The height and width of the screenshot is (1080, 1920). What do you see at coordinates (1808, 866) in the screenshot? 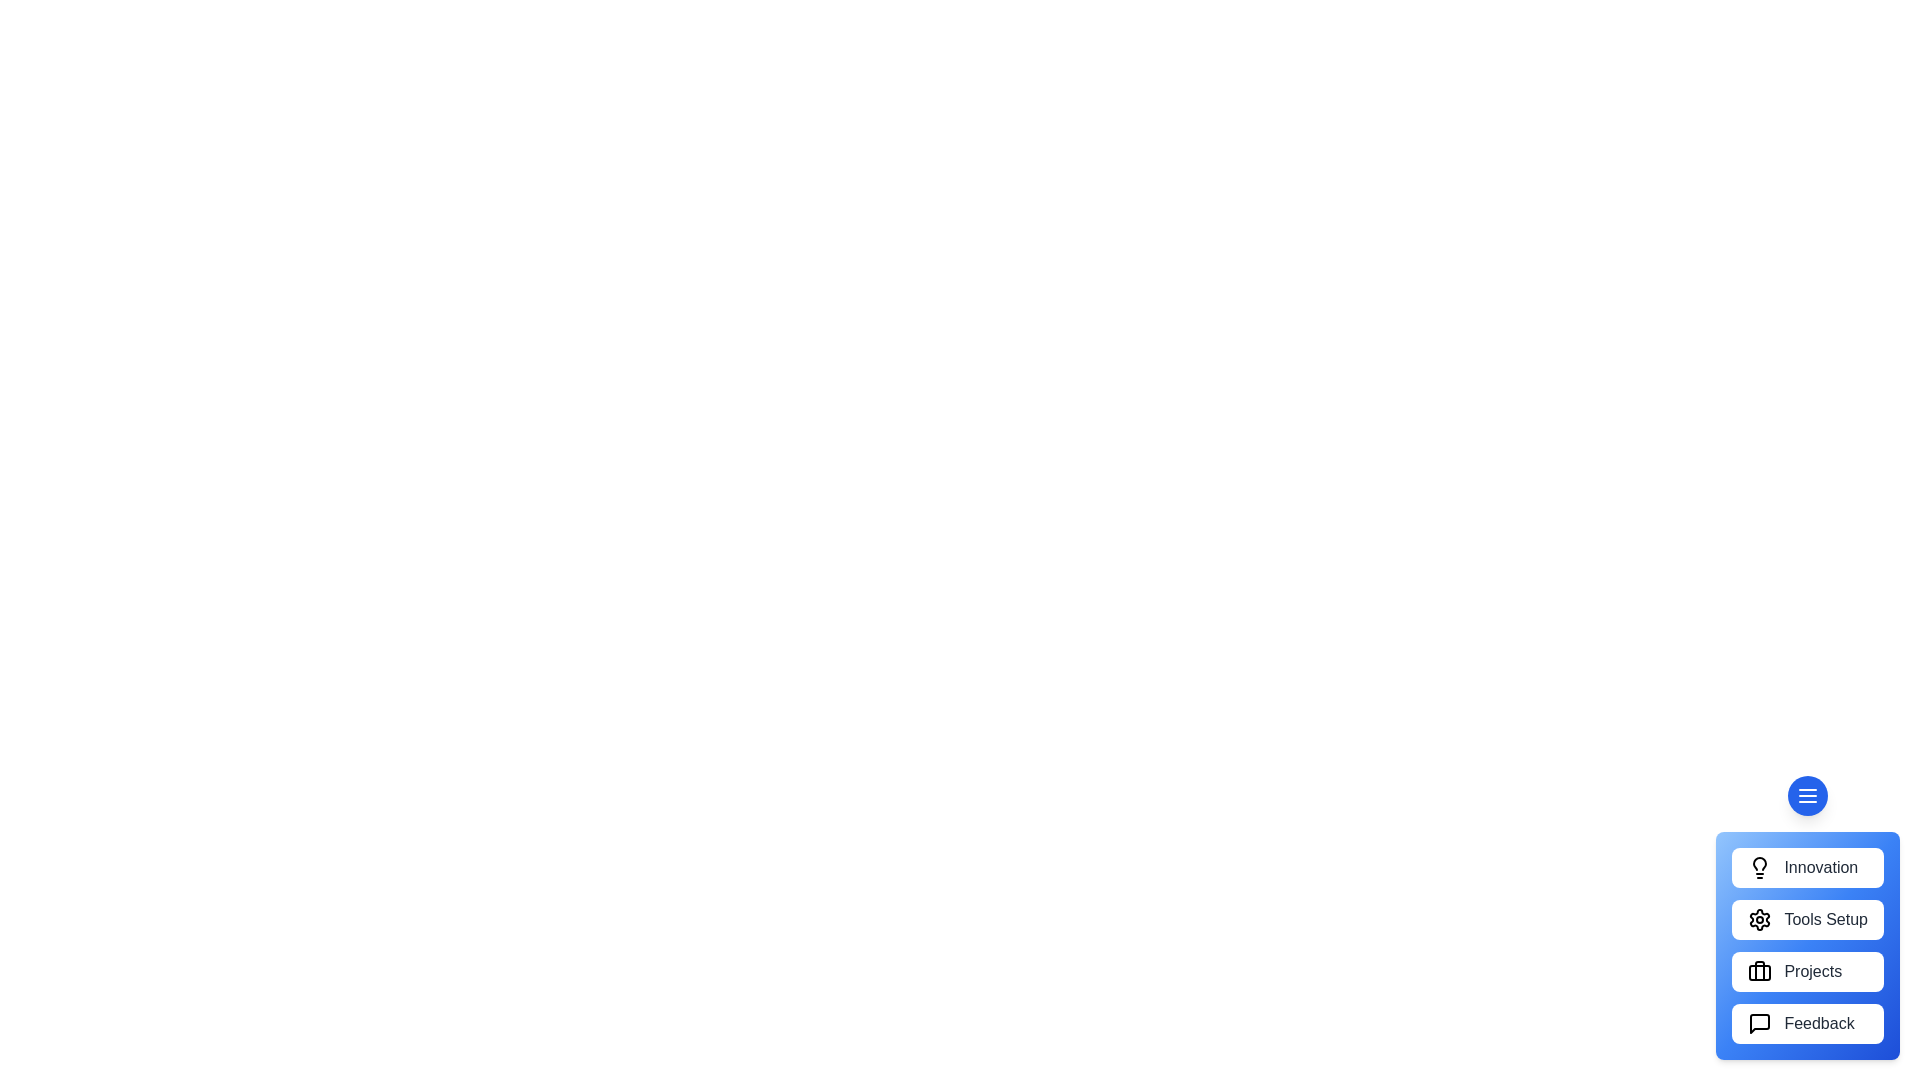
I see `'Innovation' button` at bounding box center [1808, 866].